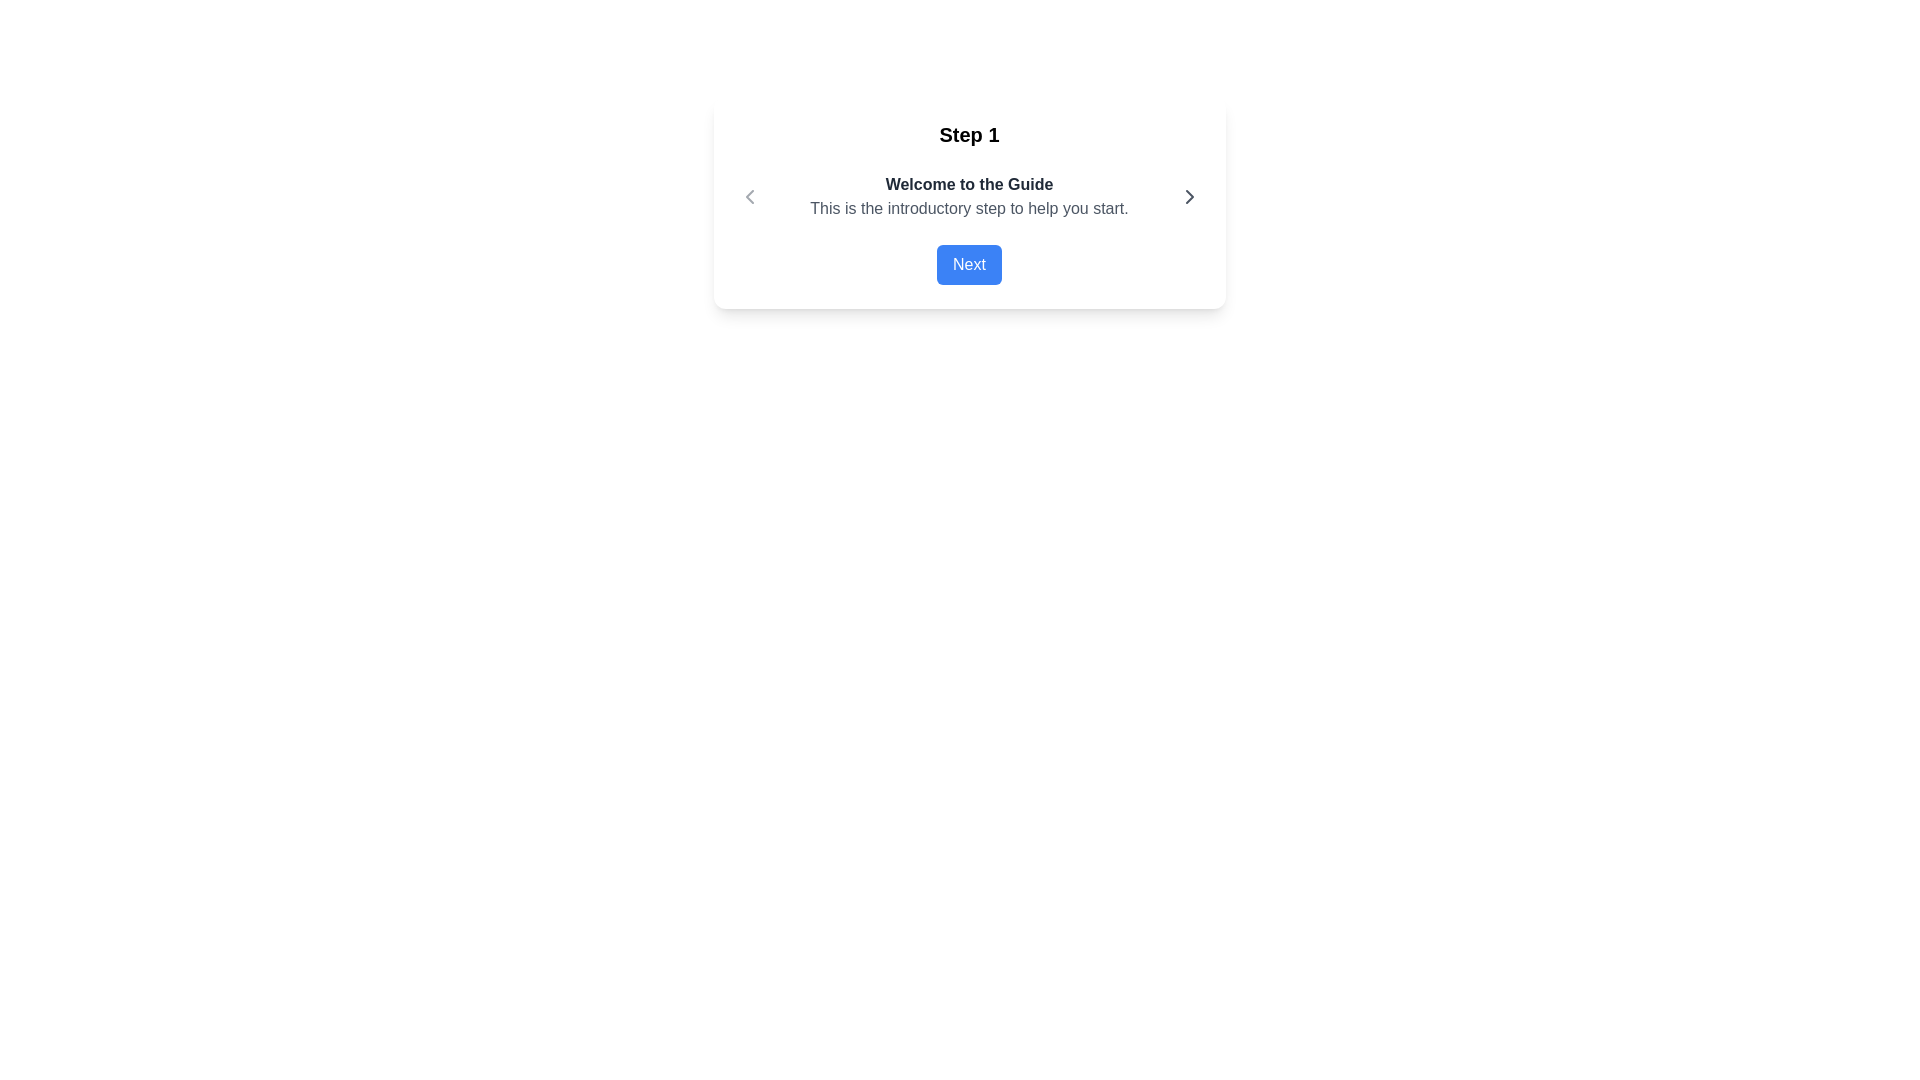 The height and width of the screenshot is (1080, 1920). Describe the element at coordinates (969, 196) in the screenshot. I see `the informative text panel titled 'Welcome to the Guide'` at that location.